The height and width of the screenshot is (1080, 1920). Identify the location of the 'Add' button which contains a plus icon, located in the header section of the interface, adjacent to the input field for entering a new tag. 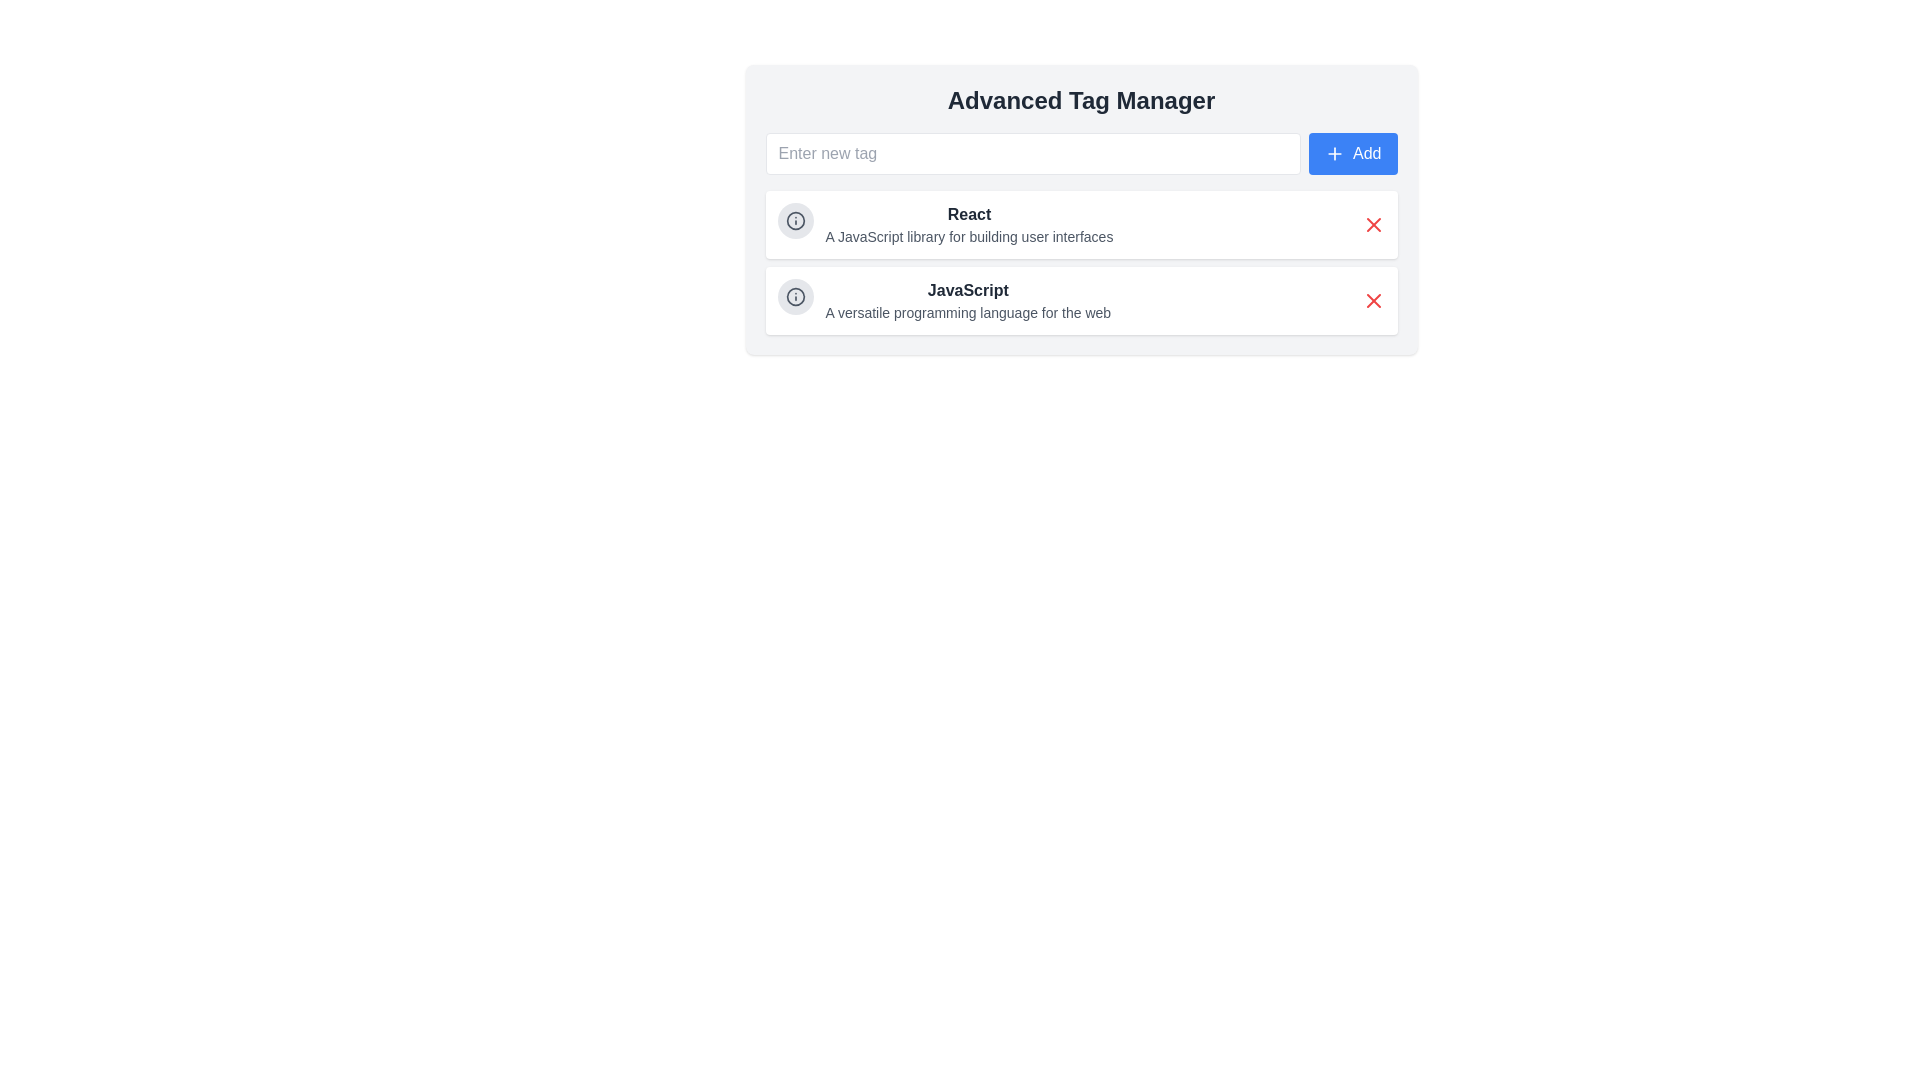
(1334, 153).